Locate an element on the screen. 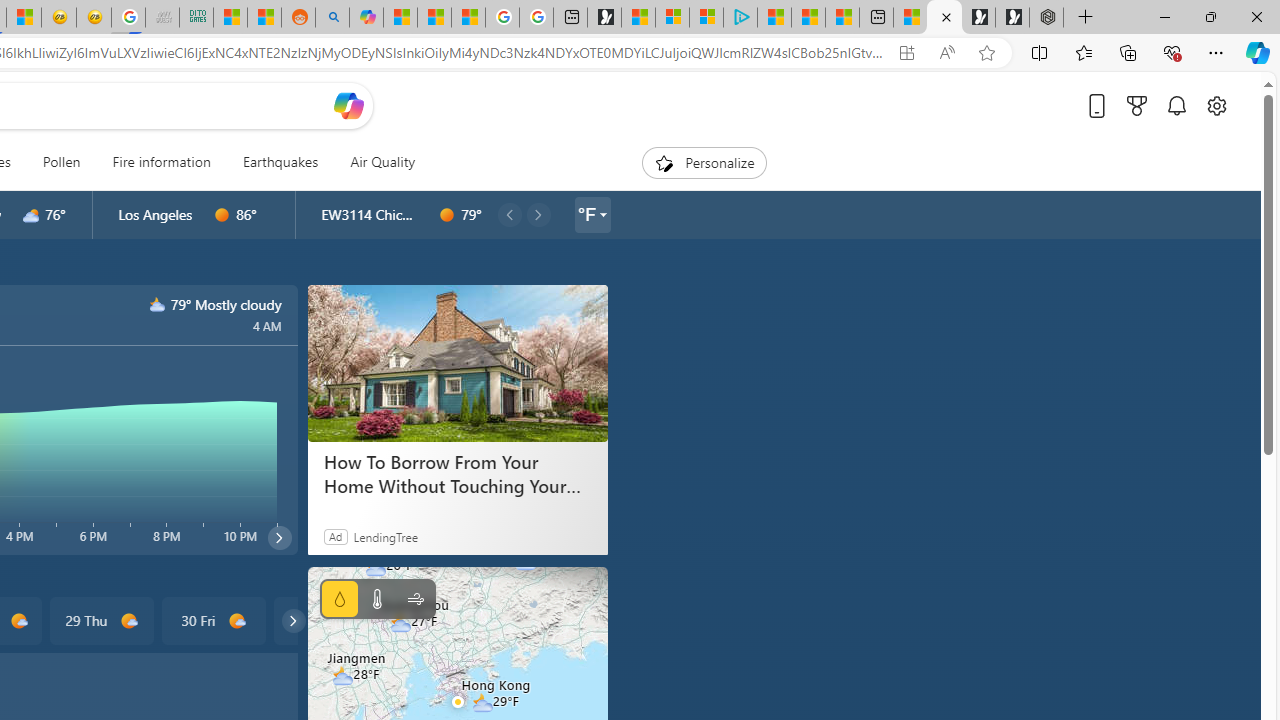 Image resolution: width=1280 pixels, height=720 pixels. 'Precipitation' is located at coordinates (339, 598).